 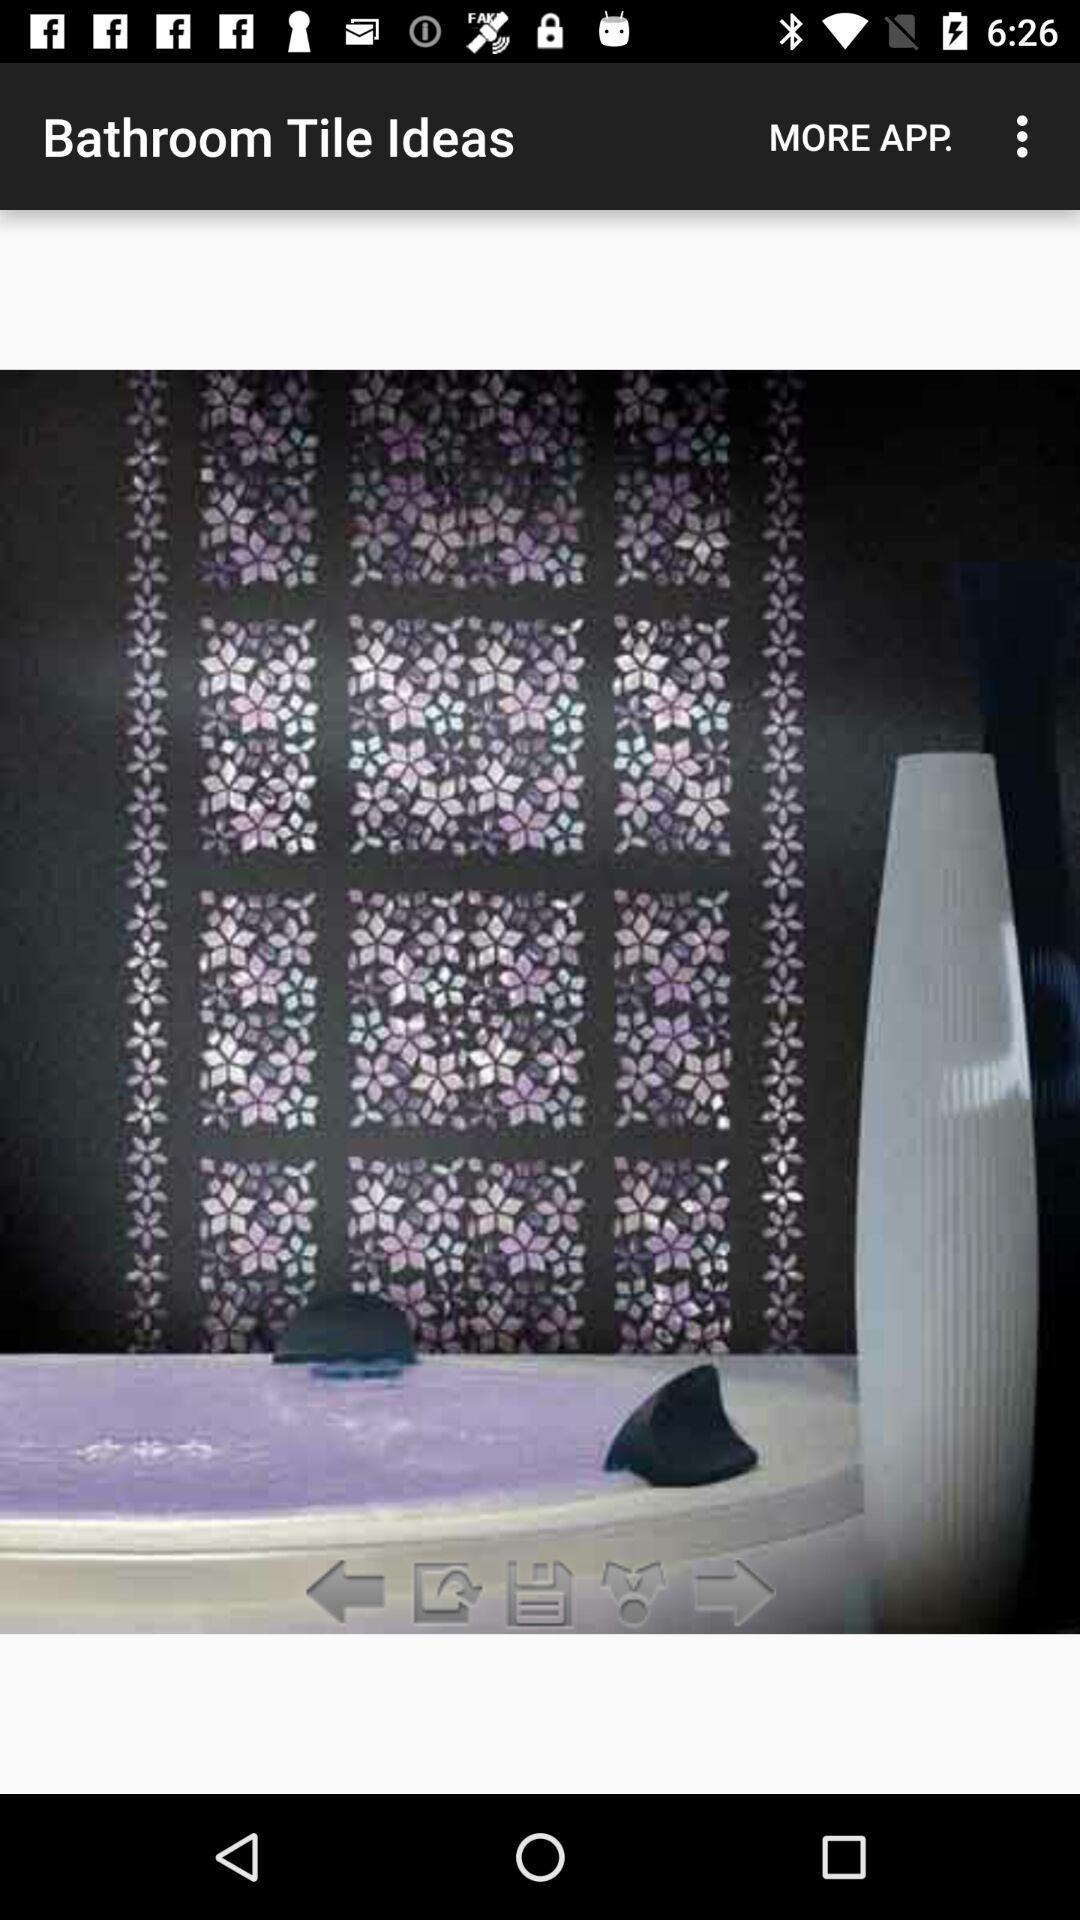 What do you see at coordinates (729, 1593) in the screenshot?
I see `the item at the bottom right corner` at bounding box center [729, 1593].